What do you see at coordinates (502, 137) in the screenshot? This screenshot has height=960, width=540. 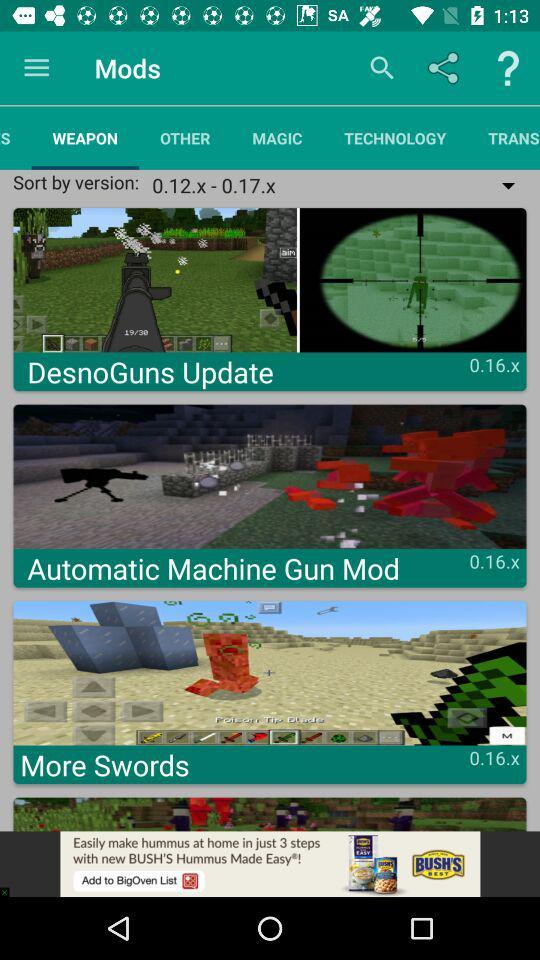 I see `icon above 0 12 x` at bounding box center [502, 137].